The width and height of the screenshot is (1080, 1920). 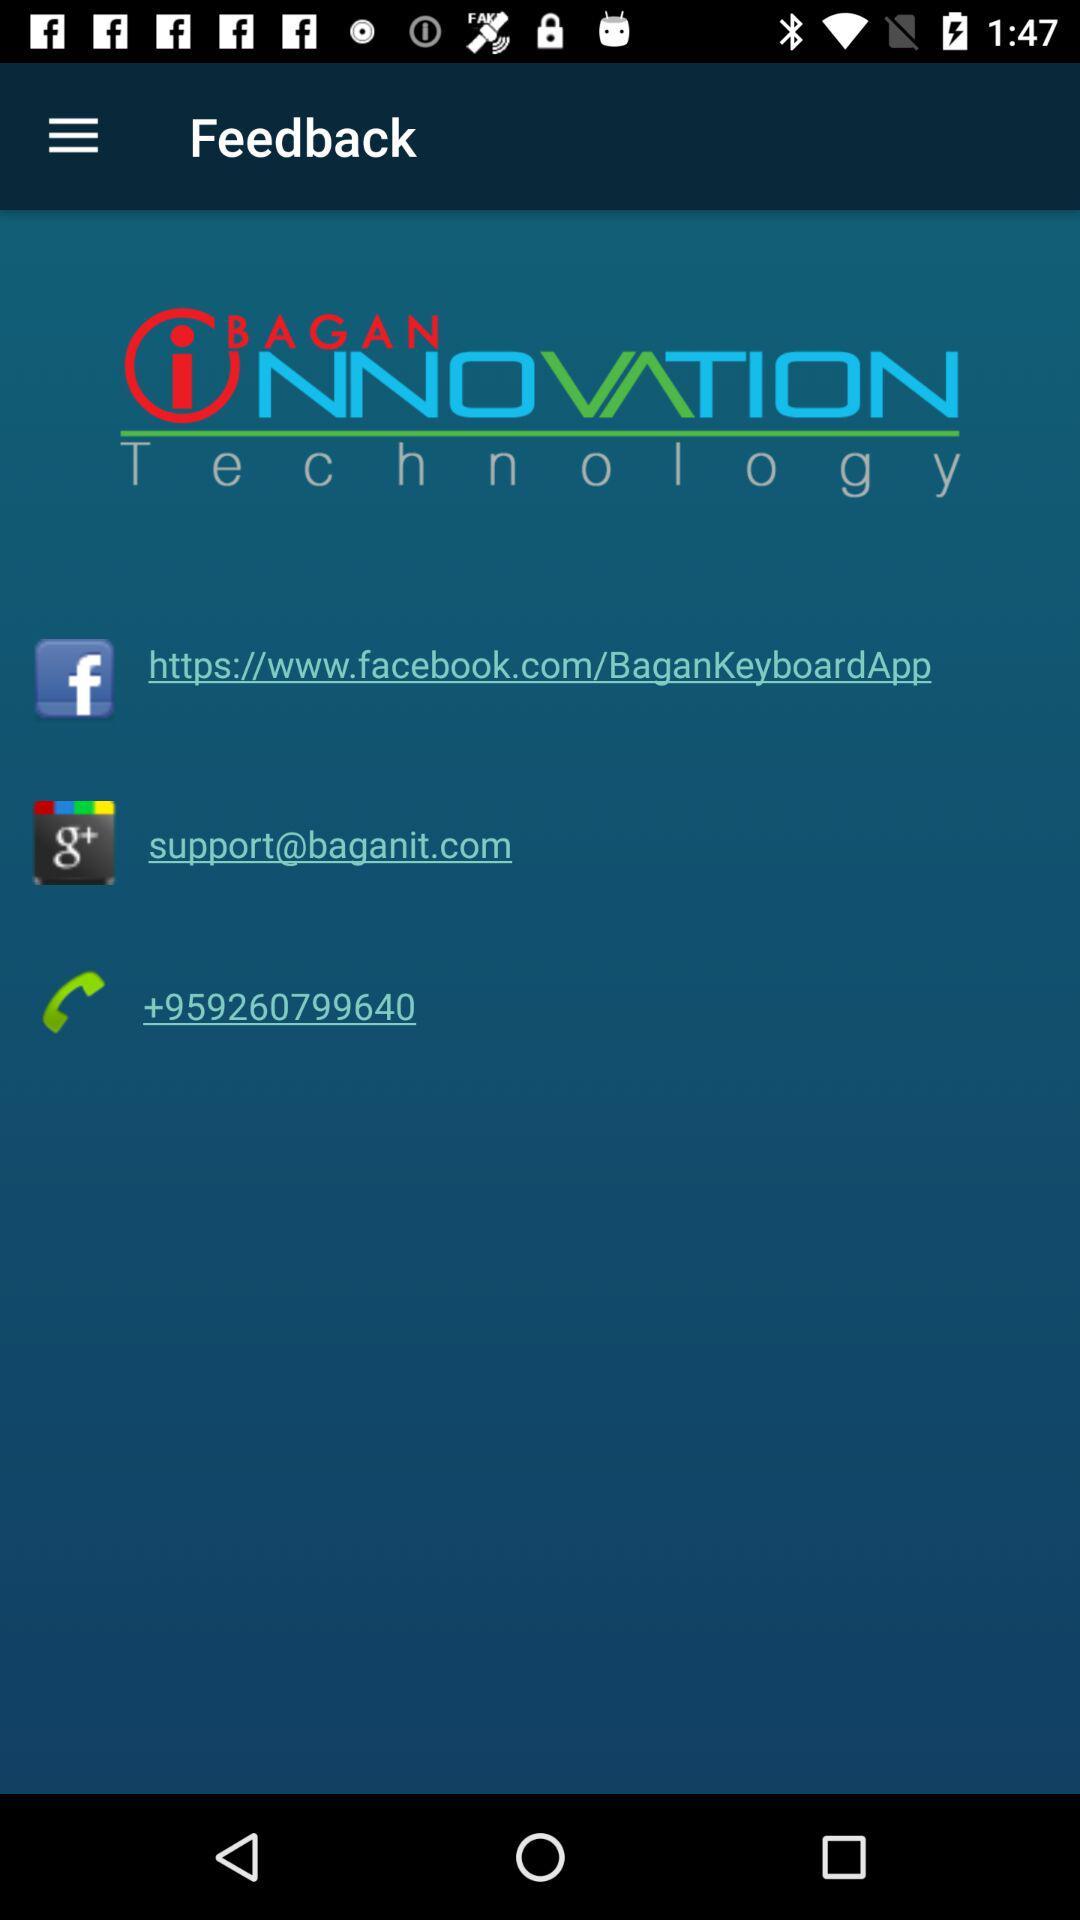 What do you see at coordinates (72, 135) in the screenshot?
I see `item to the left of the feedback item` at bounding box center [72, 135].